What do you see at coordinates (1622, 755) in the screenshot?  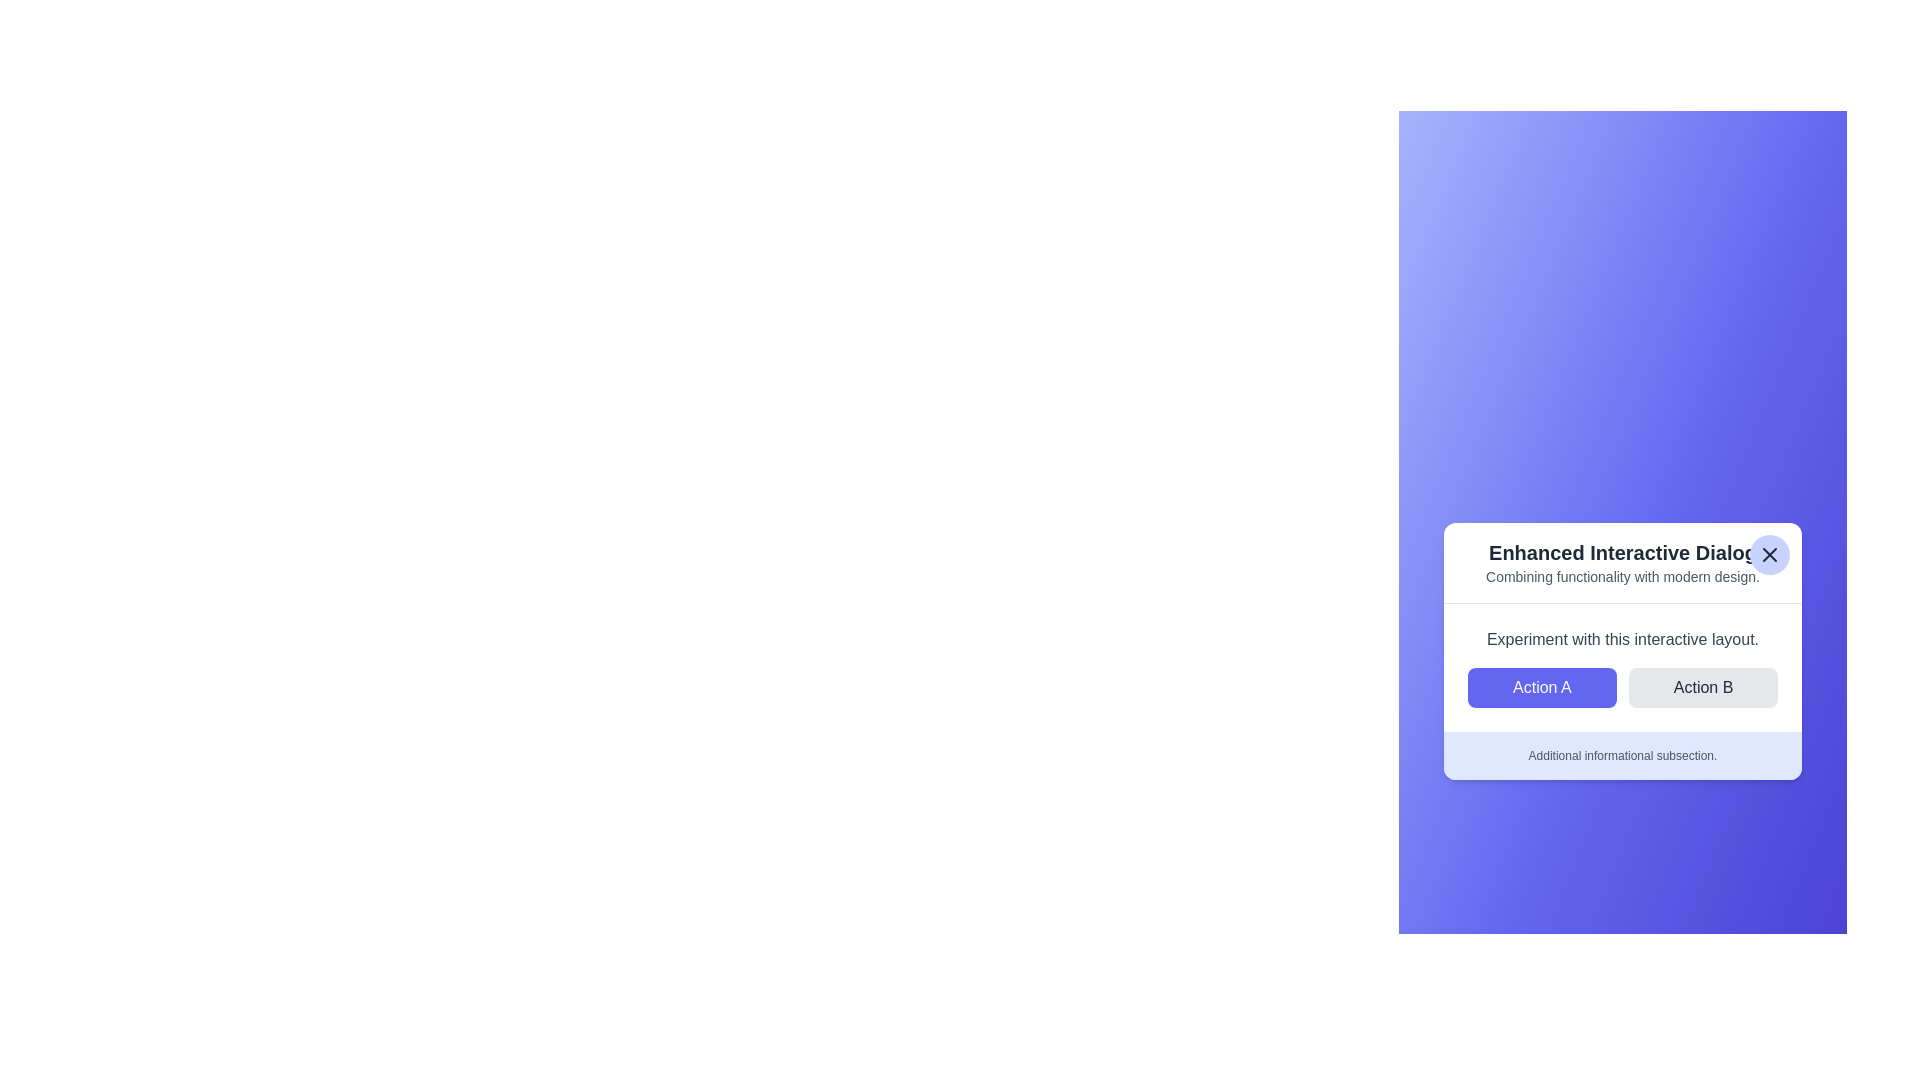 I see `the informational text section with a light indigo background that contains the text 'Additional informational subsection.' located at the bottom of the main dialog box` at bounding box center [1622, 755].